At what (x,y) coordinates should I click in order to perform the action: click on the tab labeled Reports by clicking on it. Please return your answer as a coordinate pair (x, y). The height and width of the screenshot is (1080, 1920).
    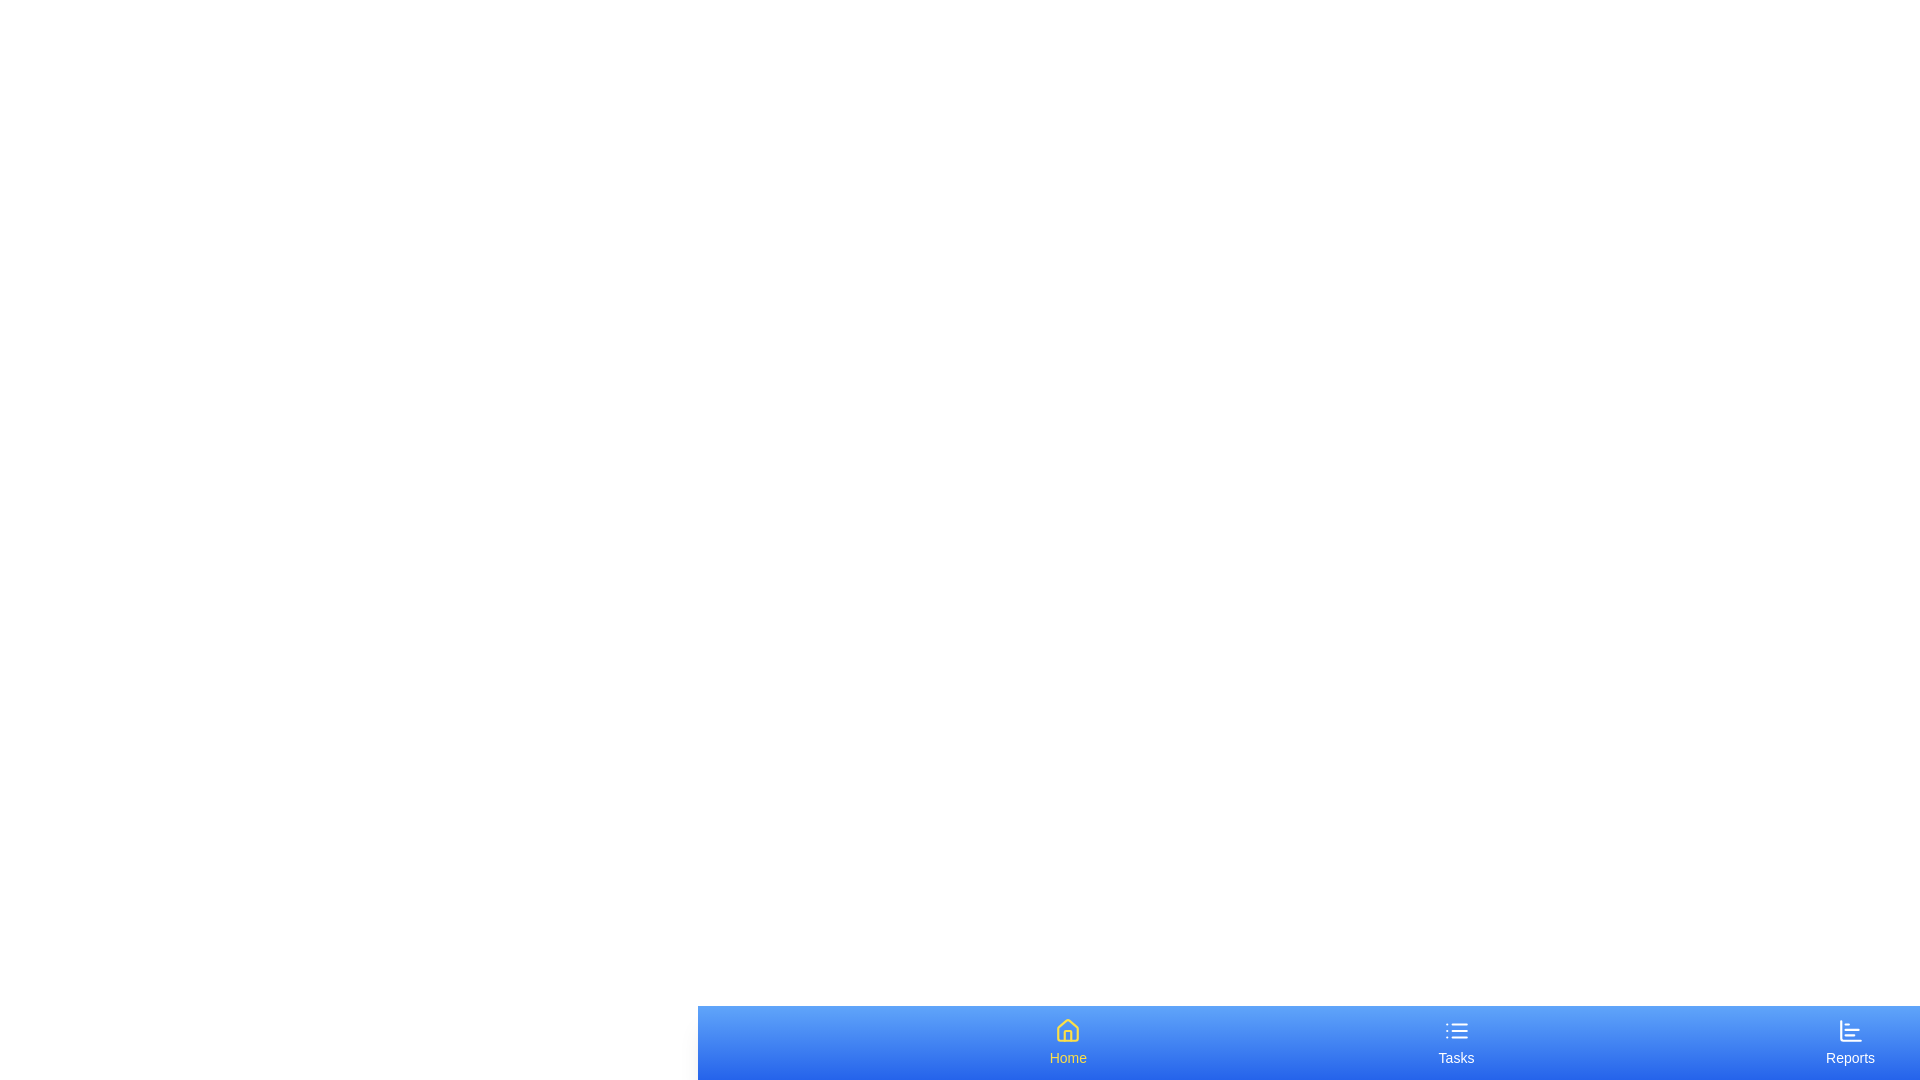
    Looking at the image, I should click on (1848, 1041).